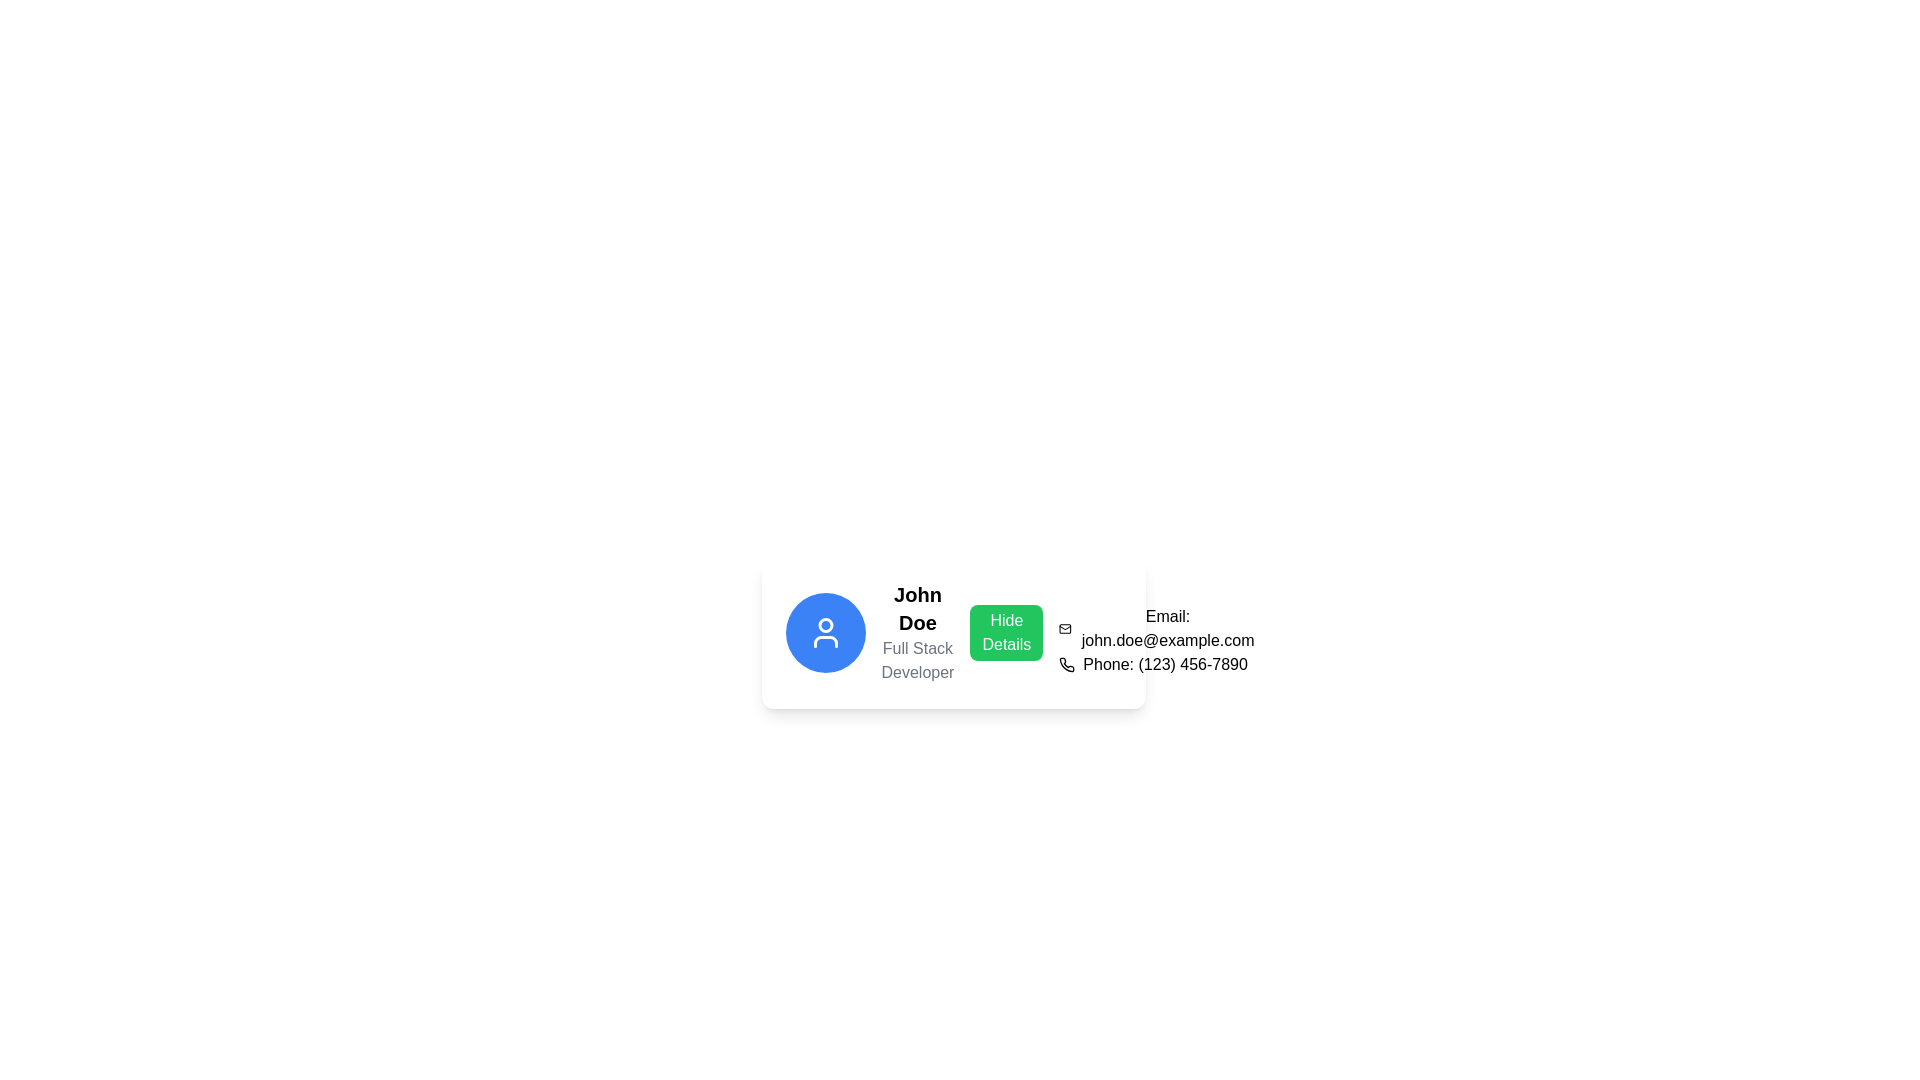 Image resolution: width=1920 pixels, height=1080 pixels. What do you see at coordinates (1006, 632) in the screenshot?
I see `the rectangular button with a bright green background and white text reading 'Hide Details'` at bounding box center [1006, 632].